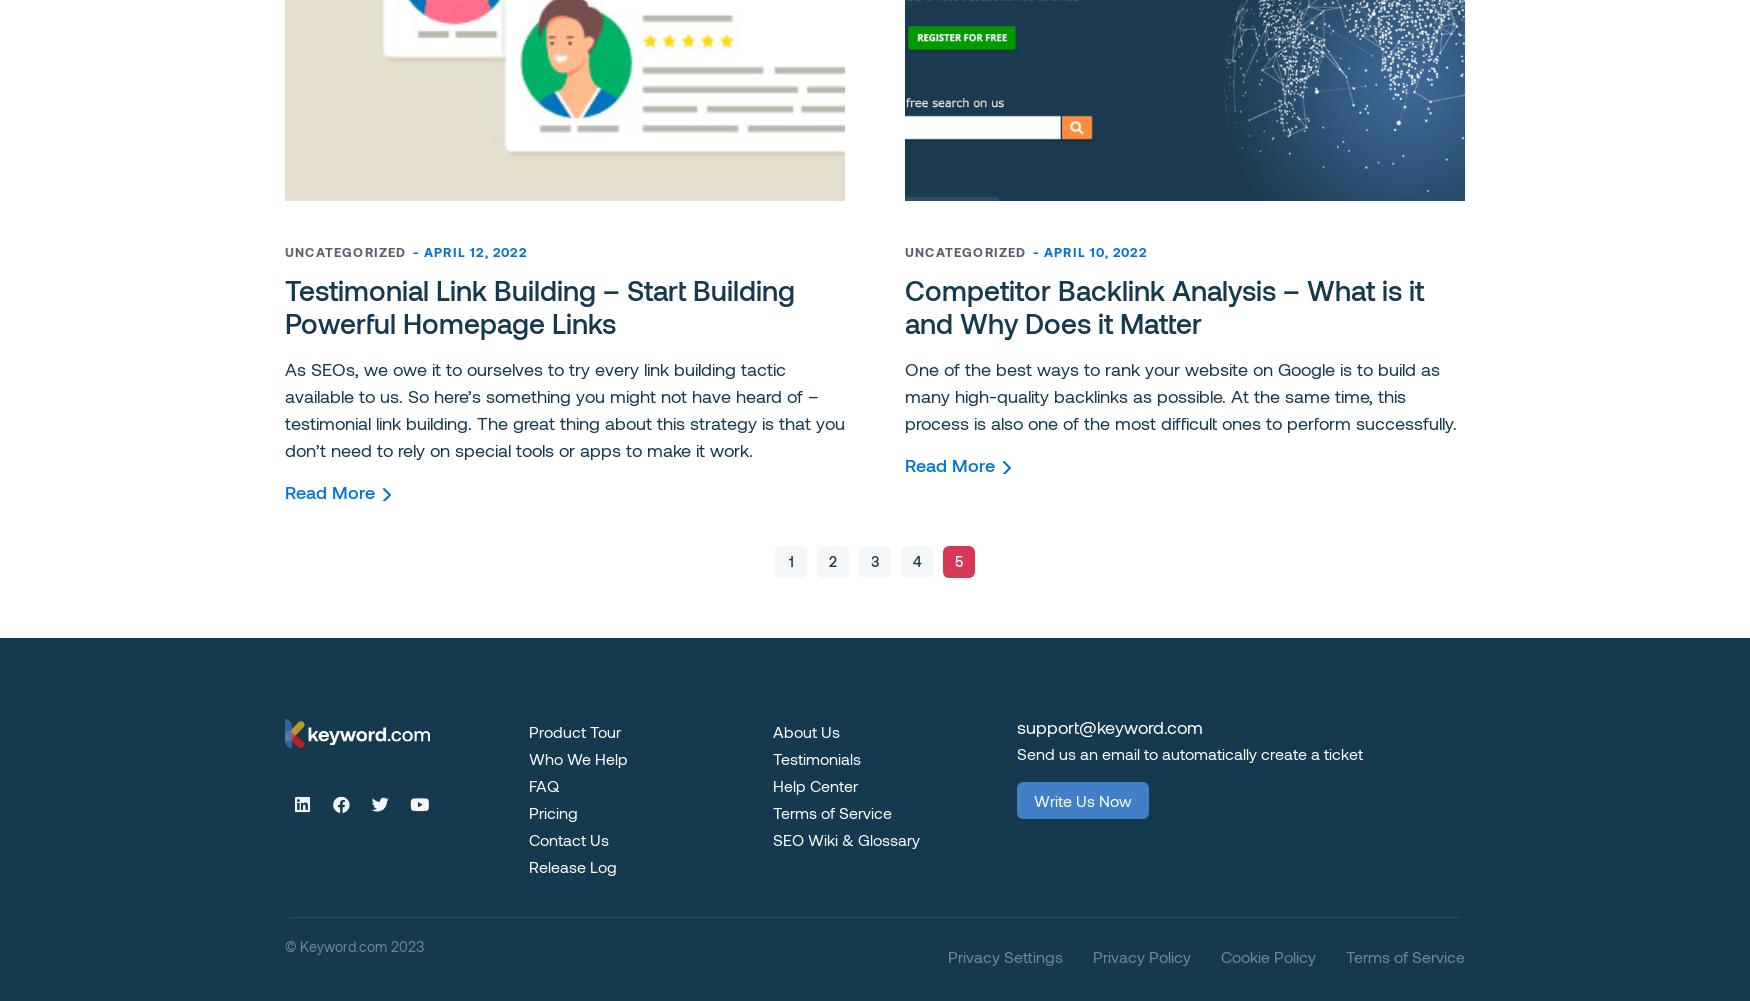  What do you see at coordinates (1163, 306) in the screenshot?
I see `'Competitor Backlink Analysis – What is it and Why Does it Matter'` at bounding box center [1163, 306].